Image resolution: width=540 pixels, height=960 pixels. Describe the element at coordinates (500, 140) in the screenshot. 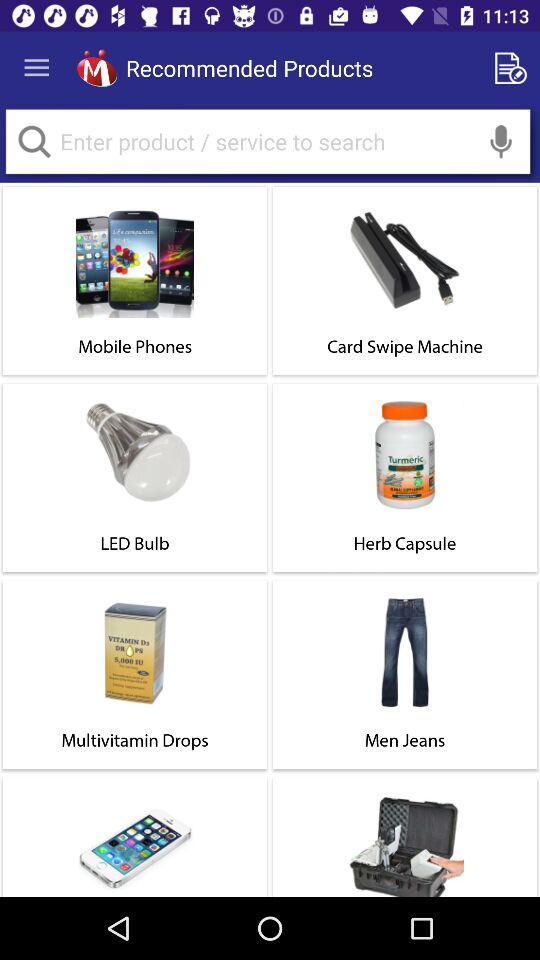

I see `voice input option` at that location.